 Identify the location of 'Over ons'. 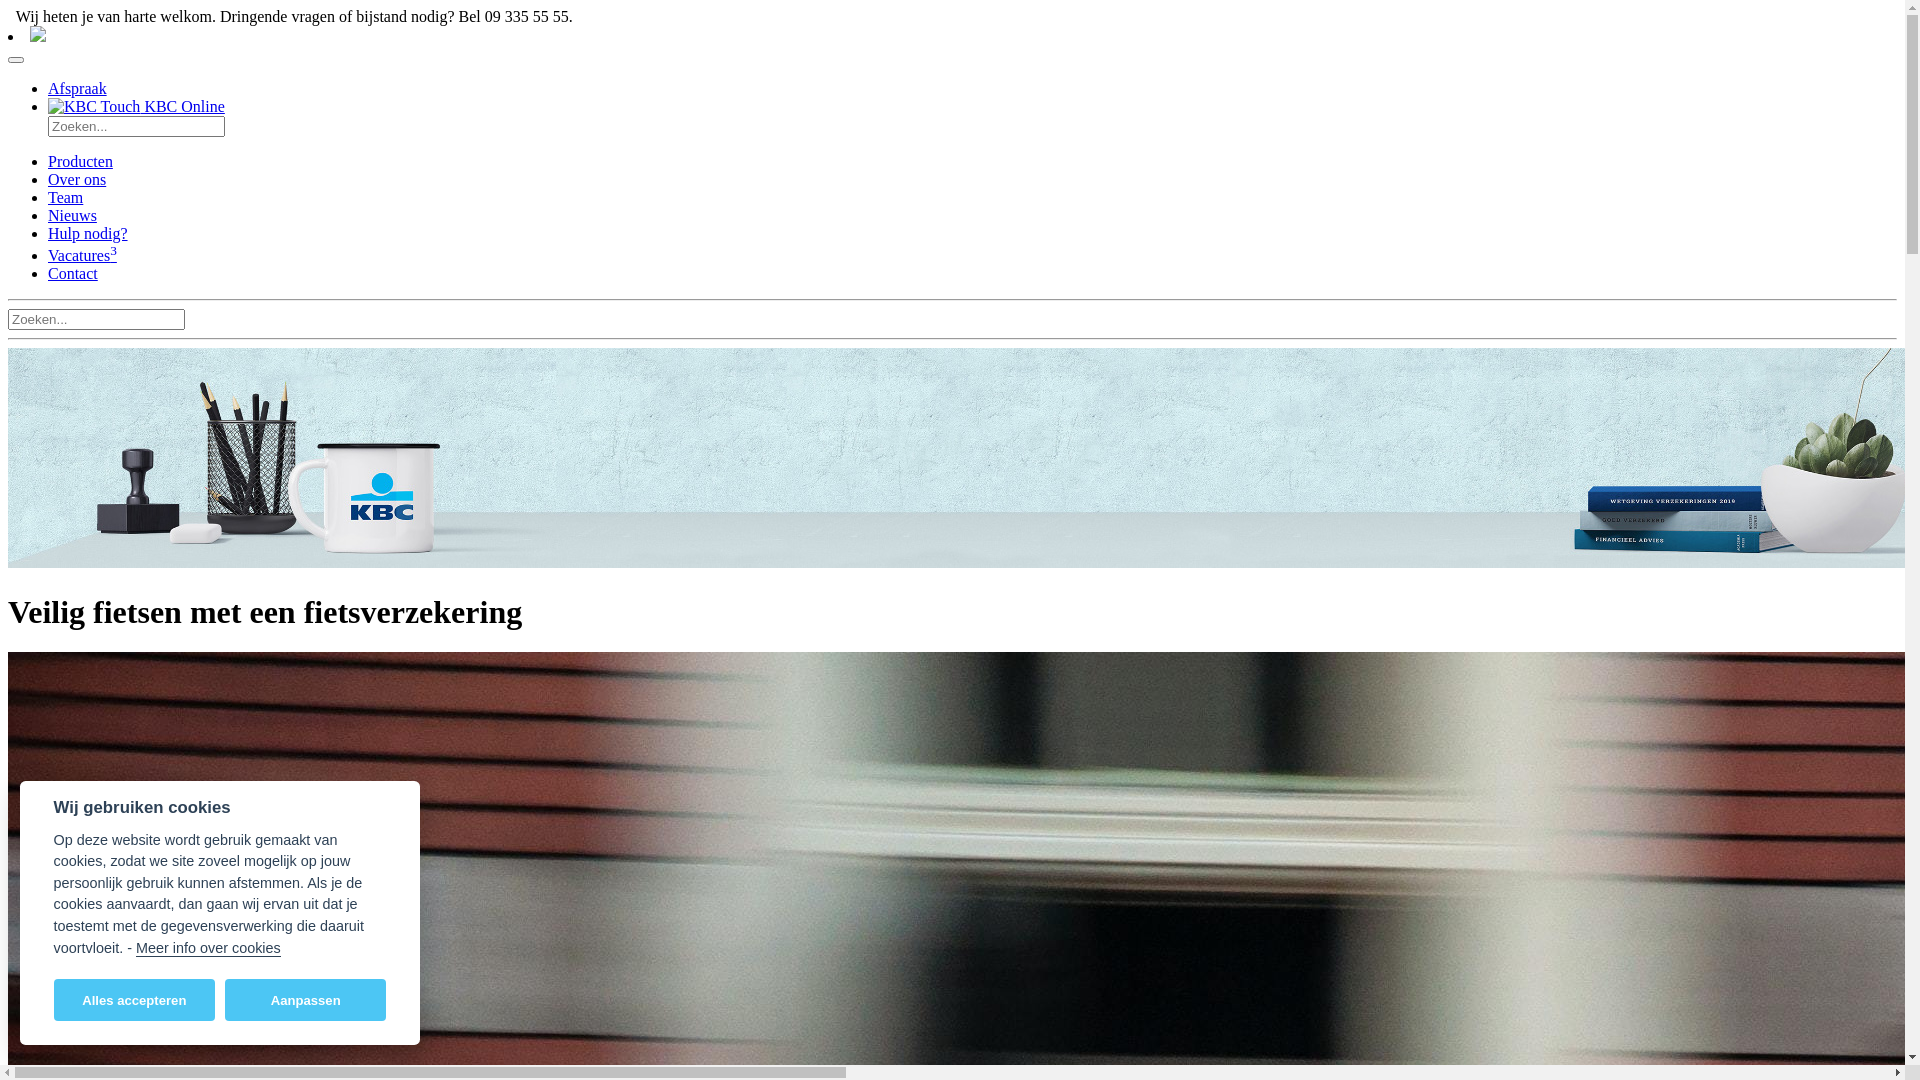
(48, 178).